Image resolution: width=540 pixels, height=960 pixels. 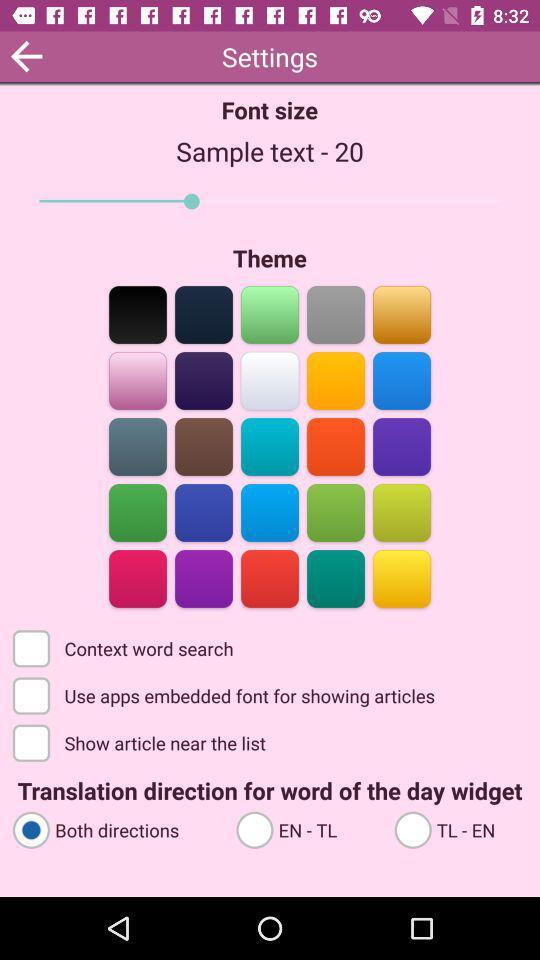 What do you see at coordinates (140, 741) in the screenshot?
I see `the show article near checkbox` at bounding box center [140, 741].